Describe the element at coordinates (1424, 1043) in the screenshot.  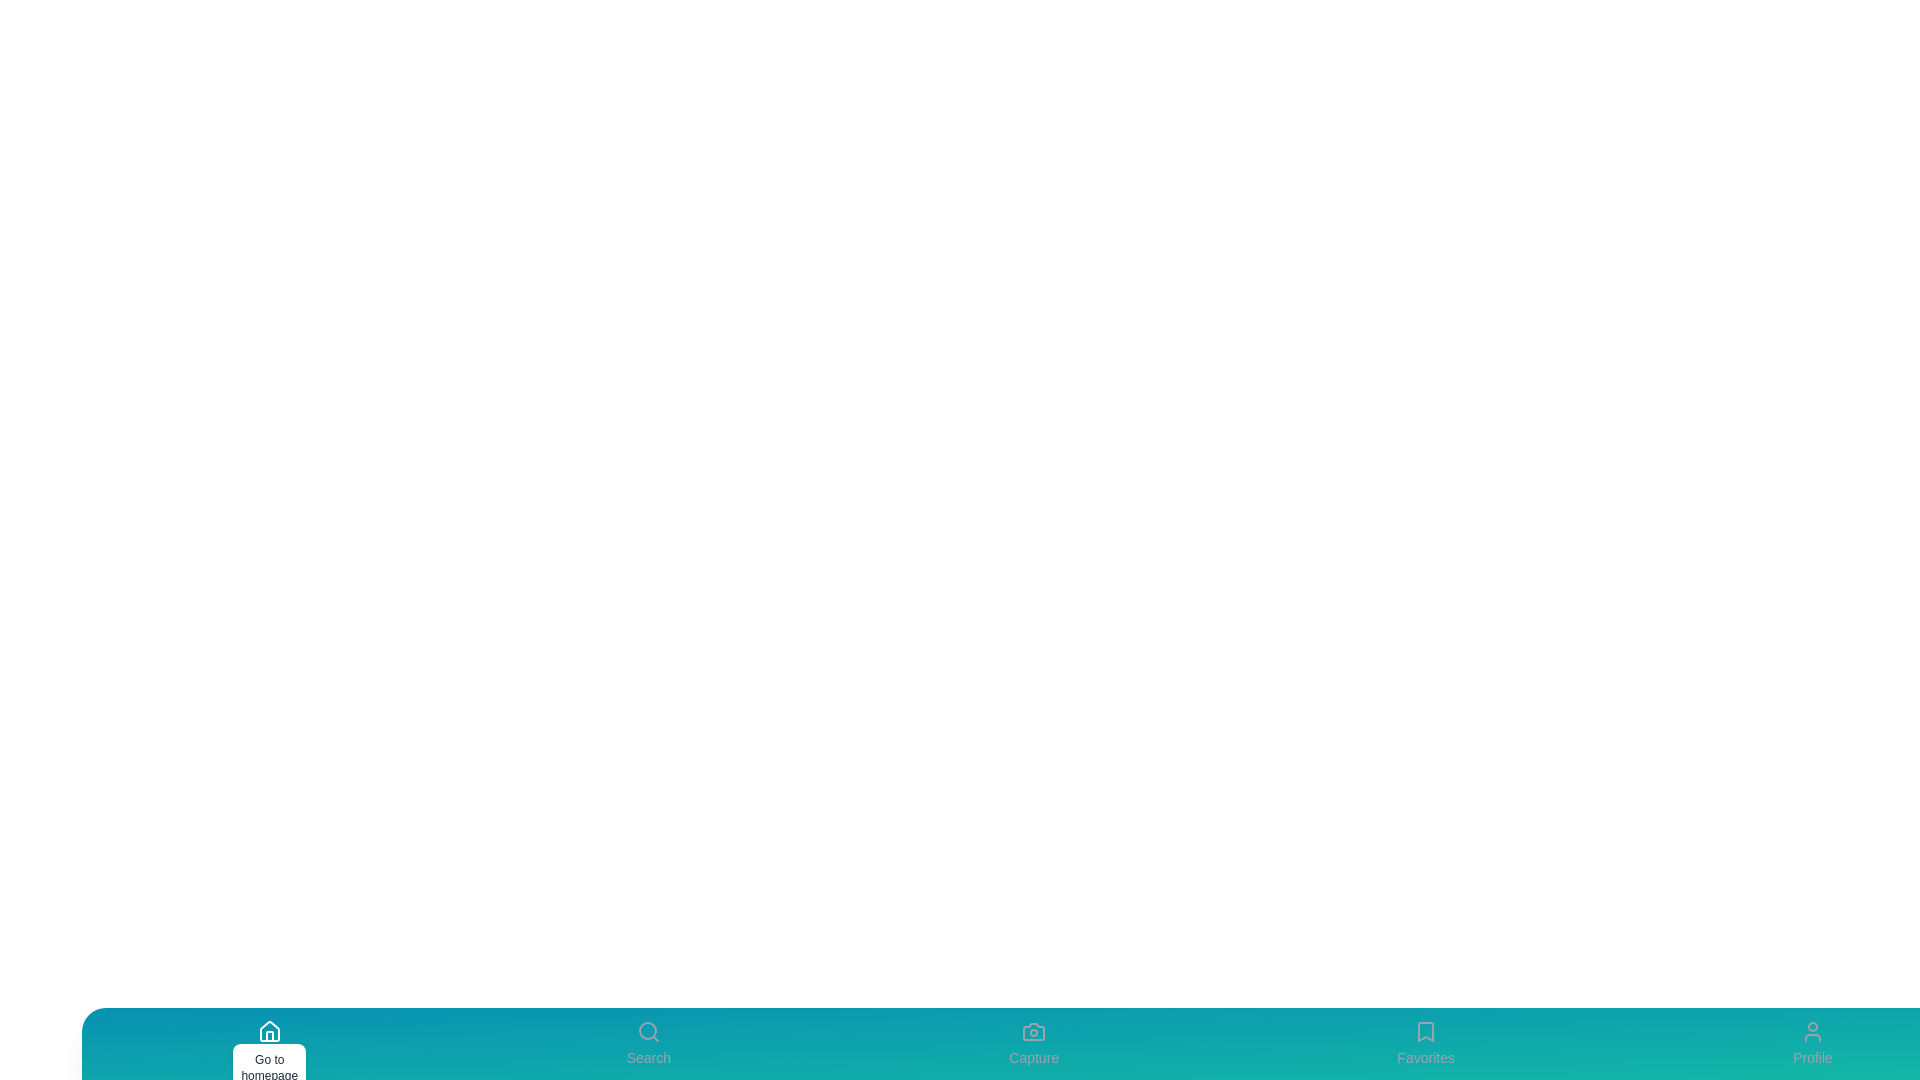
I see `the Favorites tab to navigate to its section` at that location.